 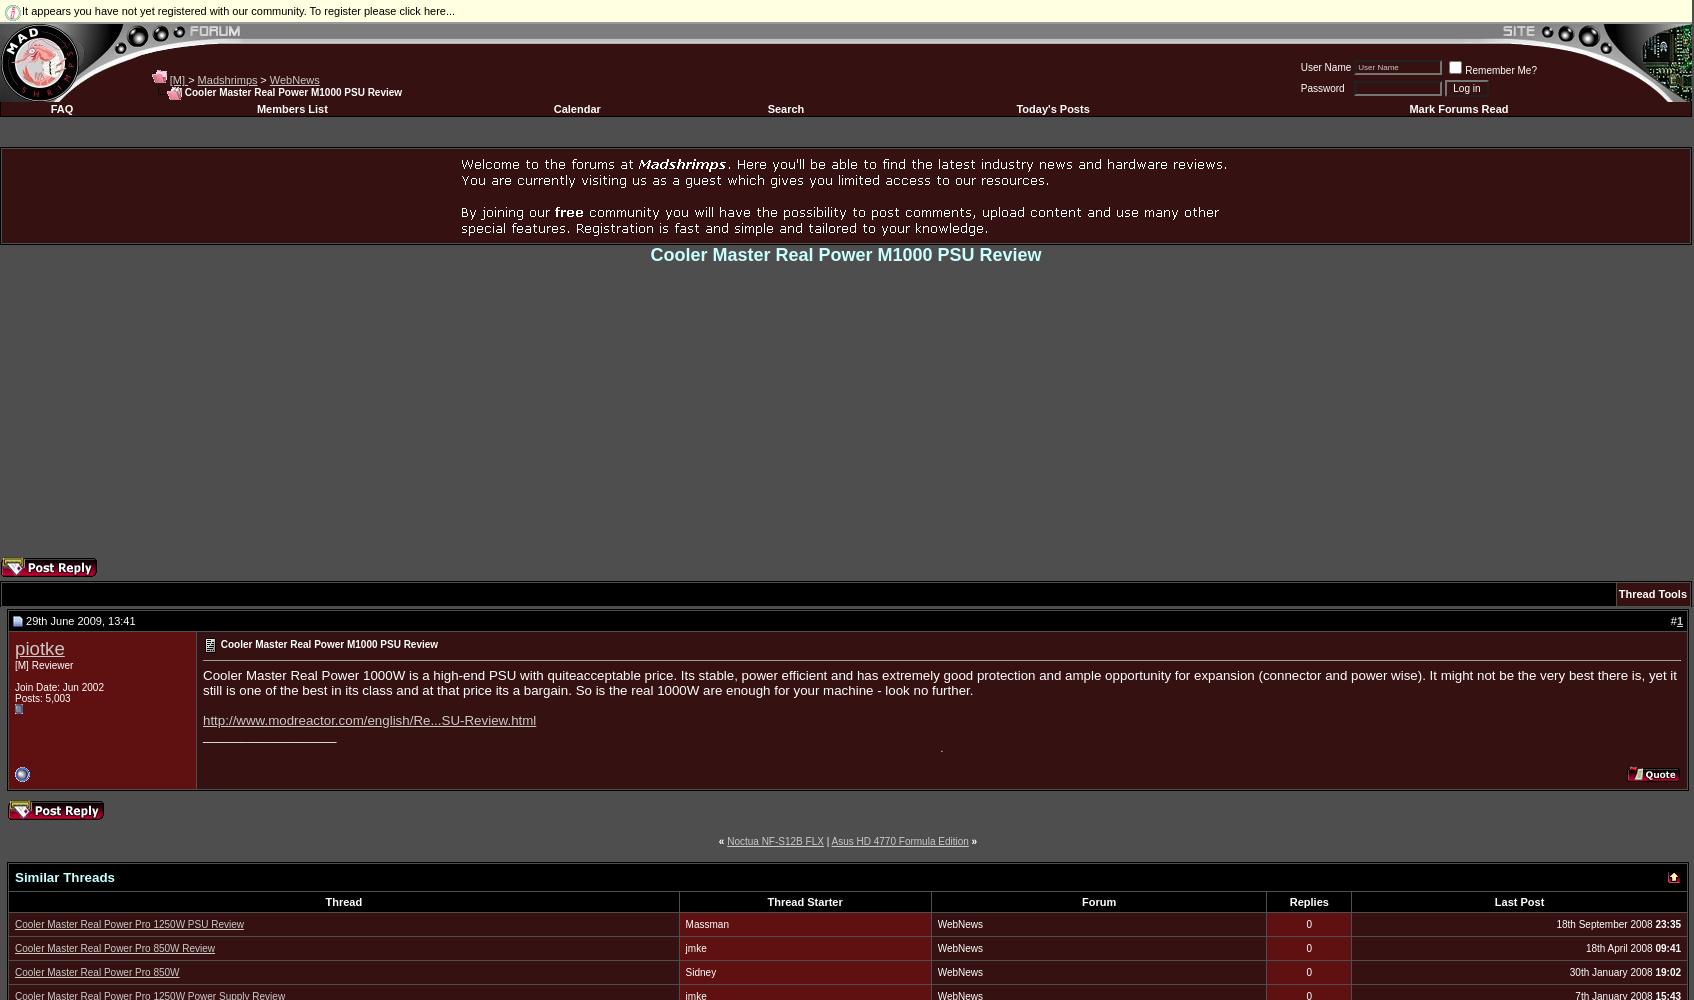 I want to click on 'Thread Starter', so click(x=804, y=901).